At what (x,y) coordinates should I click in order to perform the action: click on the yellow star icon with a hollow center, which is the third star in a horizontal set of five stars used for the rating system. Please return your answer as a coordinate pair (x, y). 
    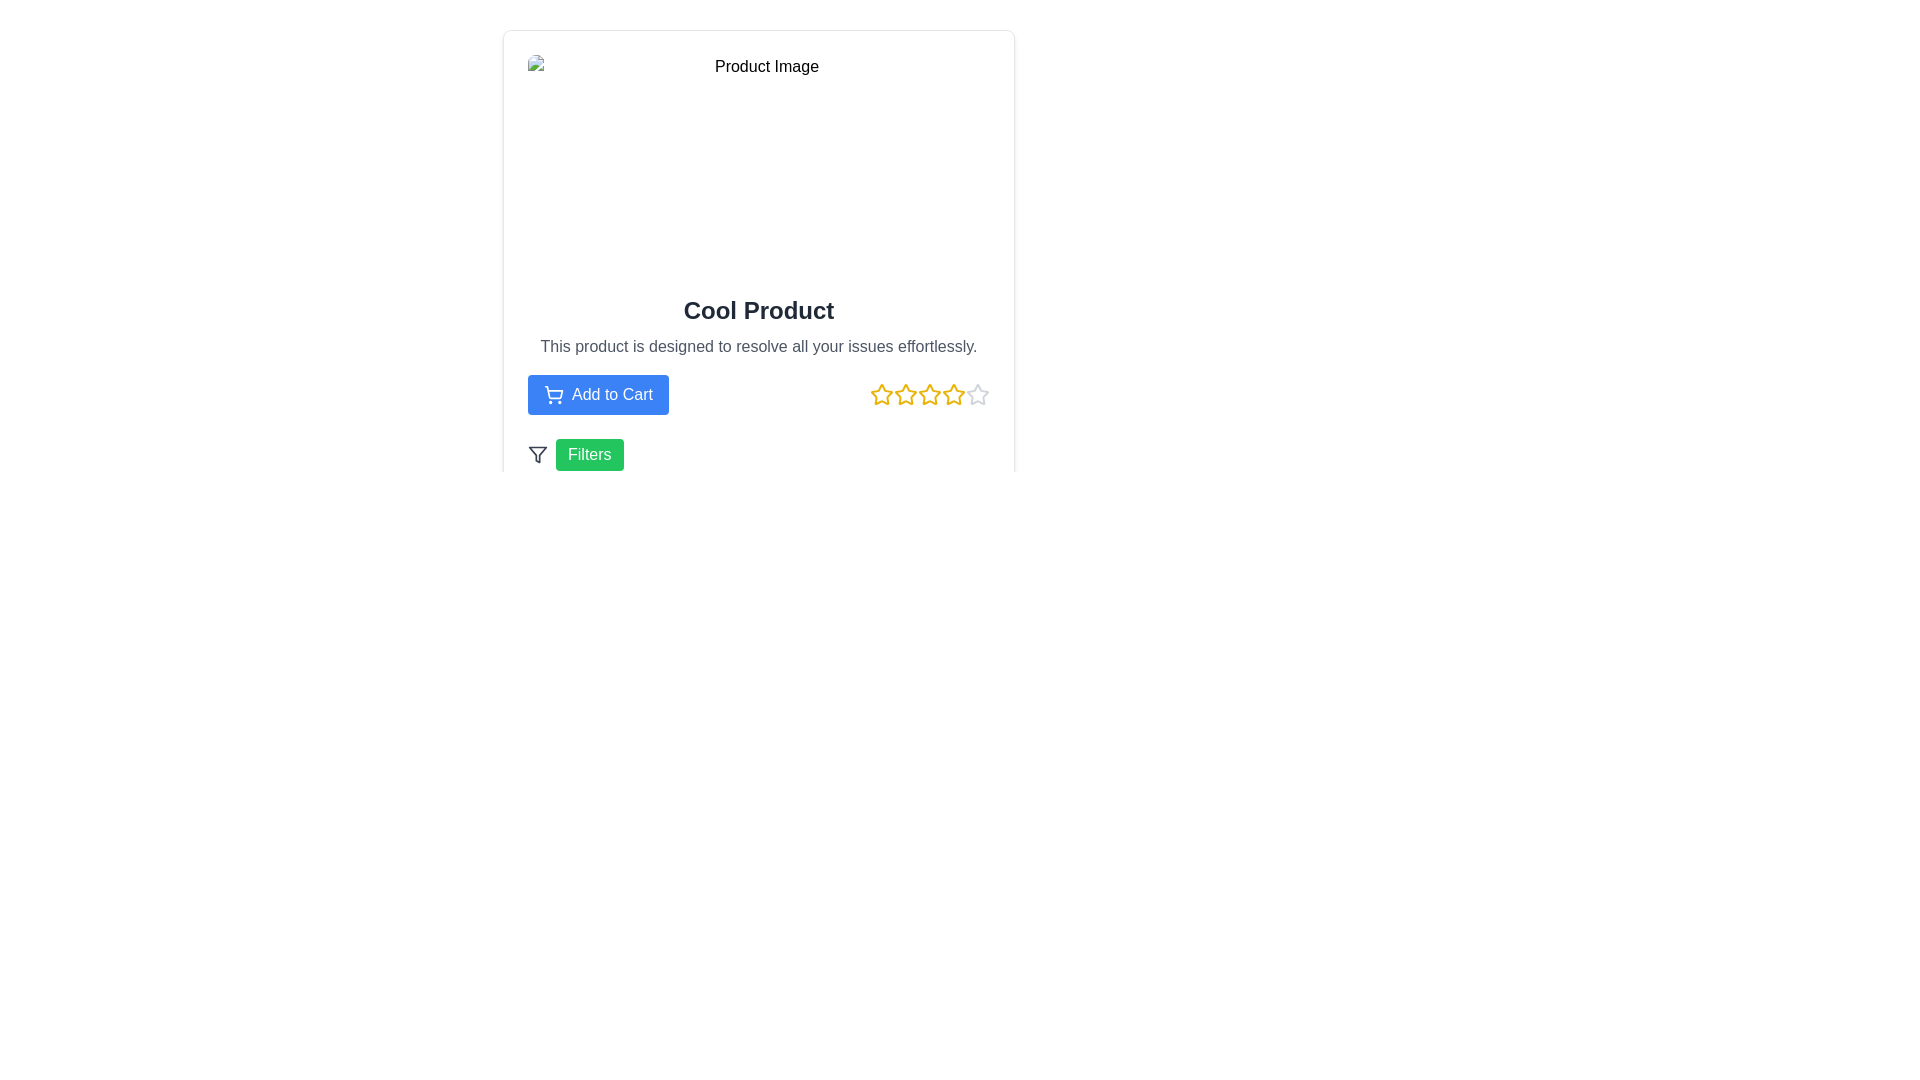
    Looking at the image, I should click on (881, 394).